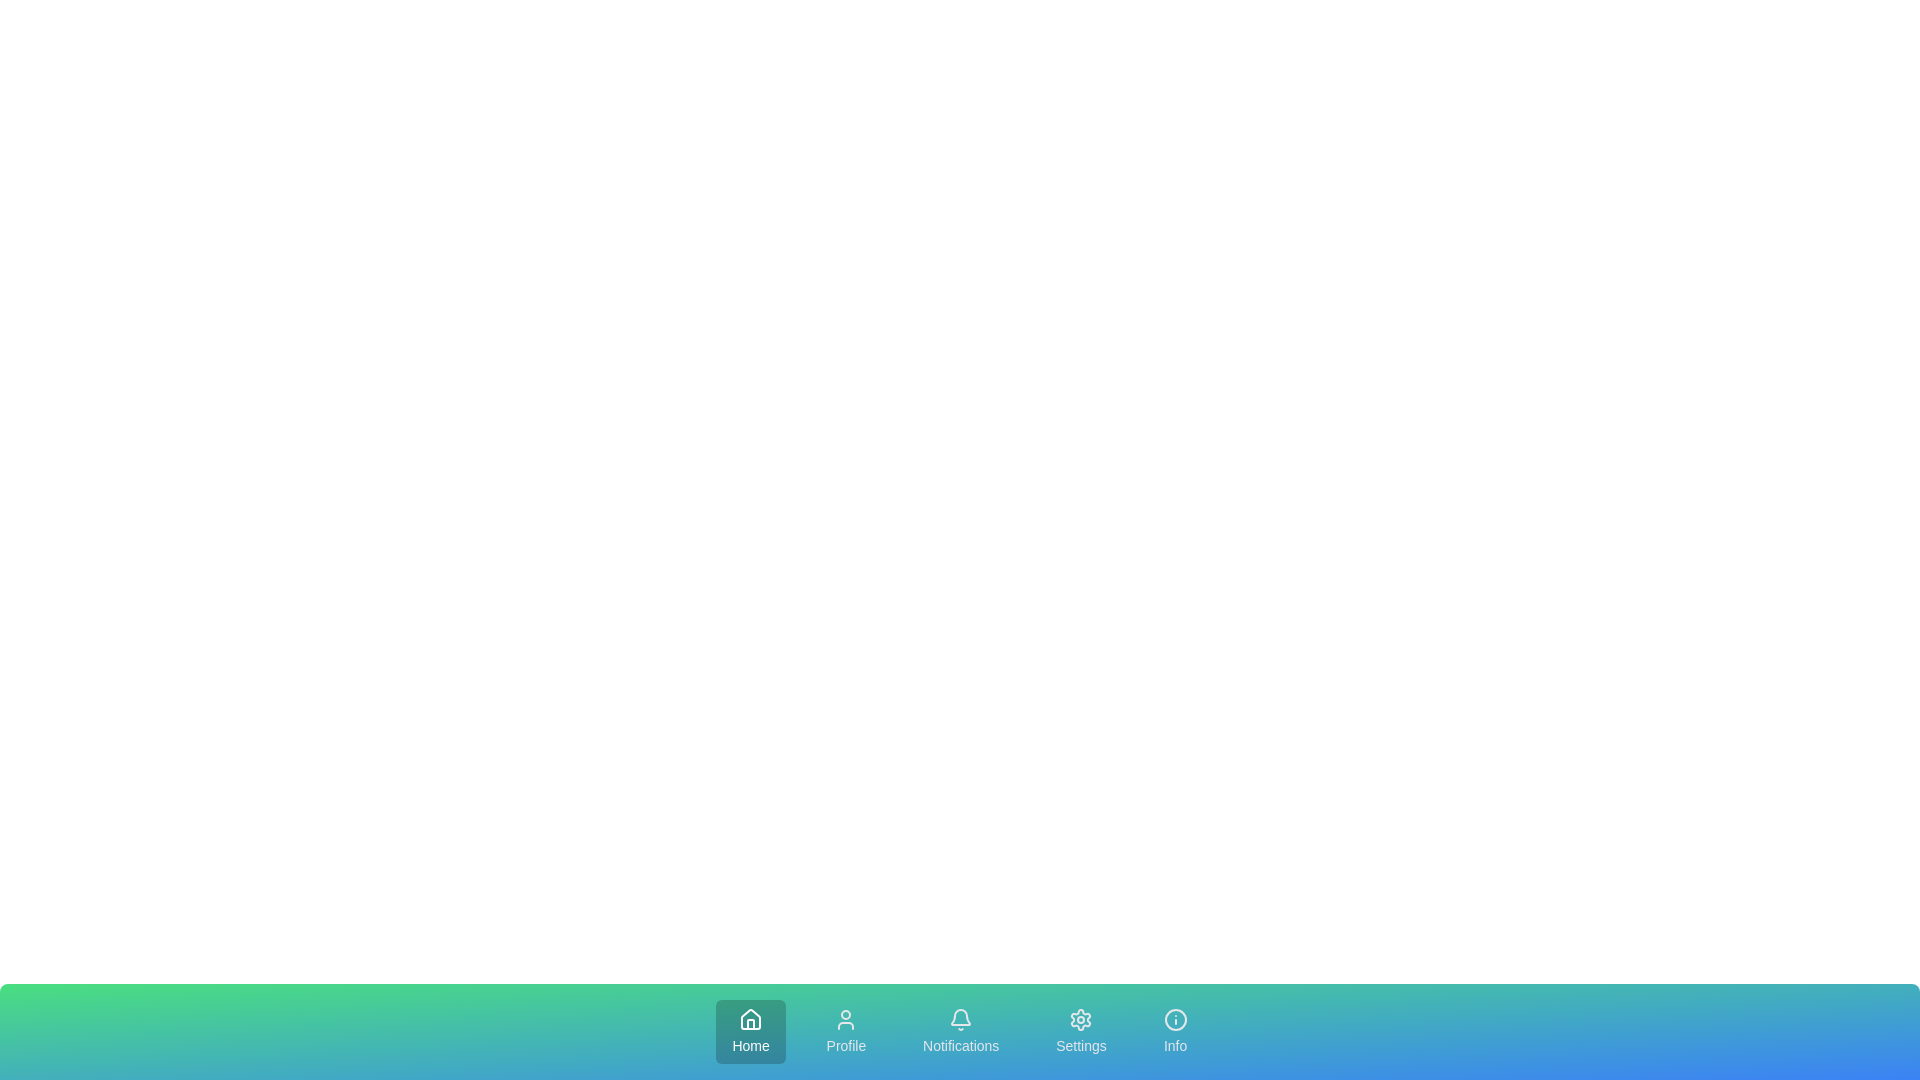  Describe the element at coordinates (845, 1032) in the screenshot. I see `the Profile tab in the navigation bar` at that location.